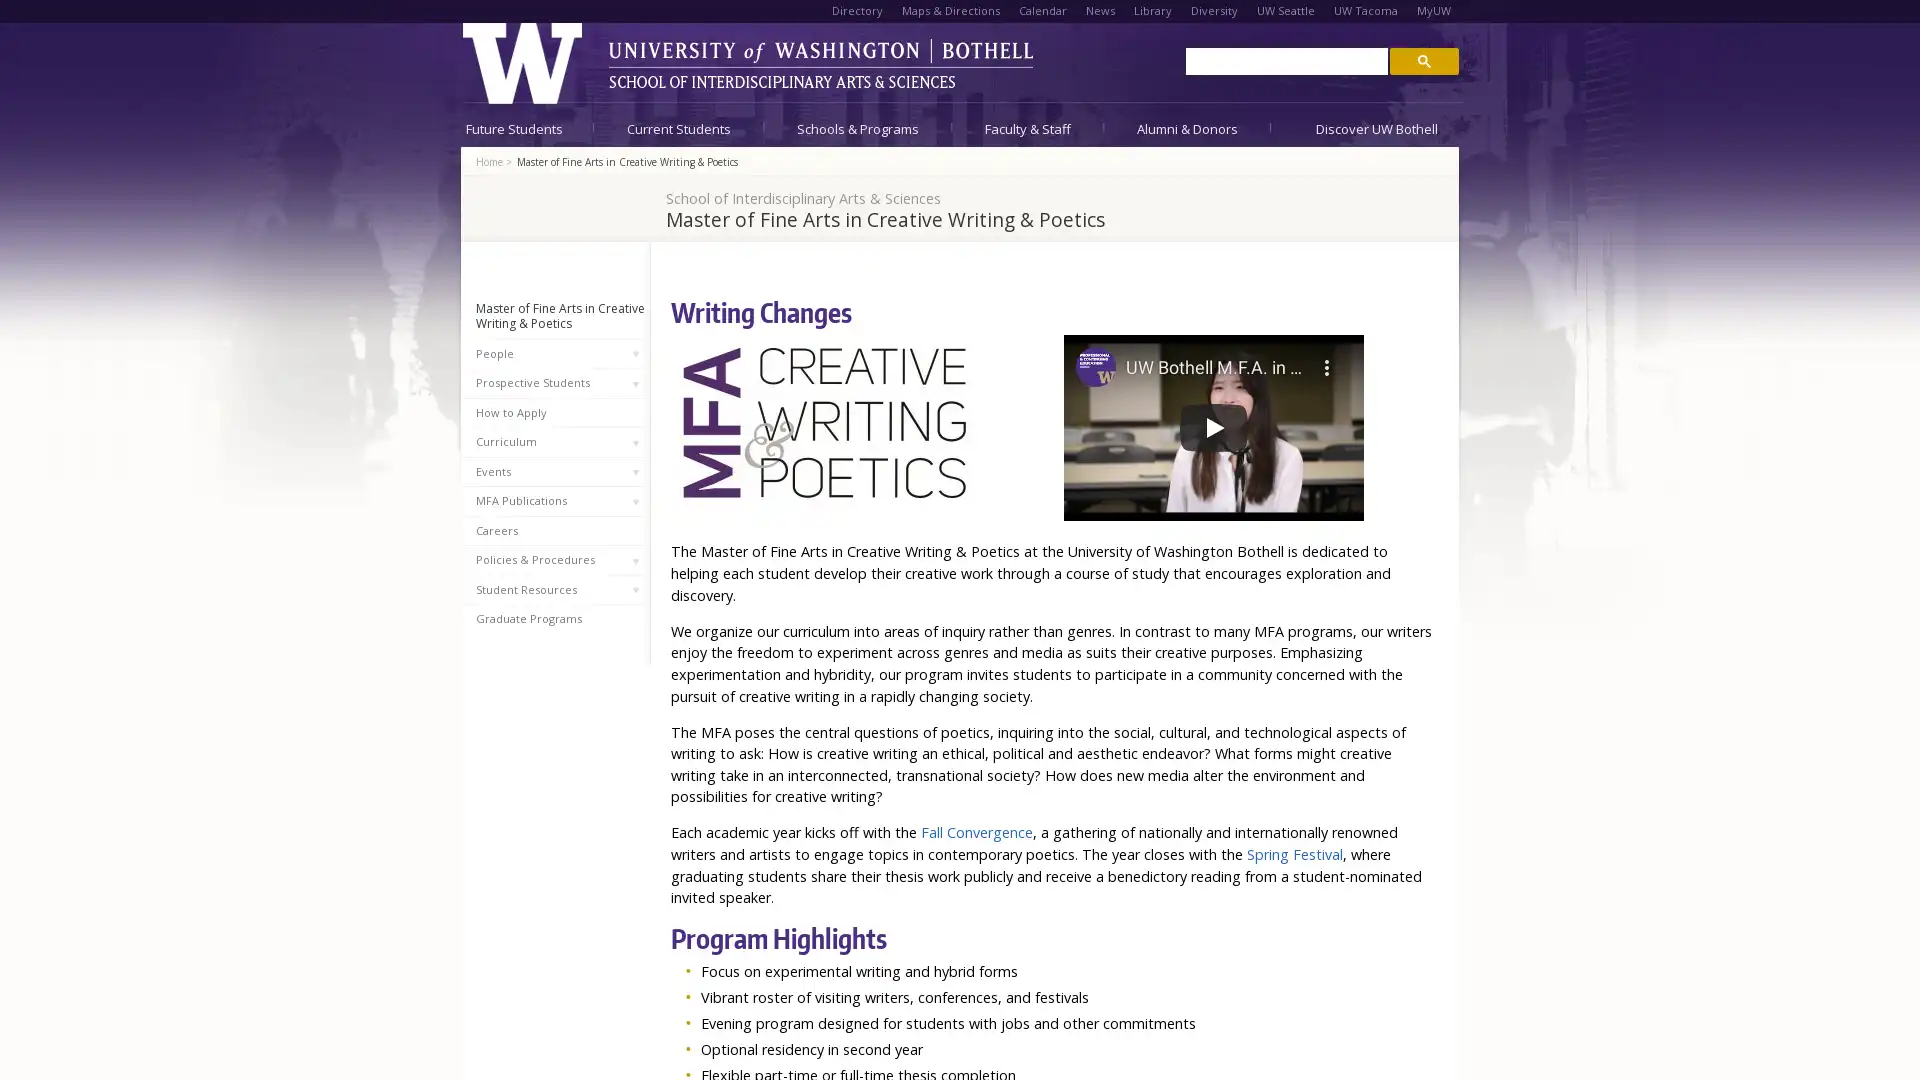 The width and height of the screenshot is (1920, 1080). I want to click on Events Submenu, so click(635, 471).